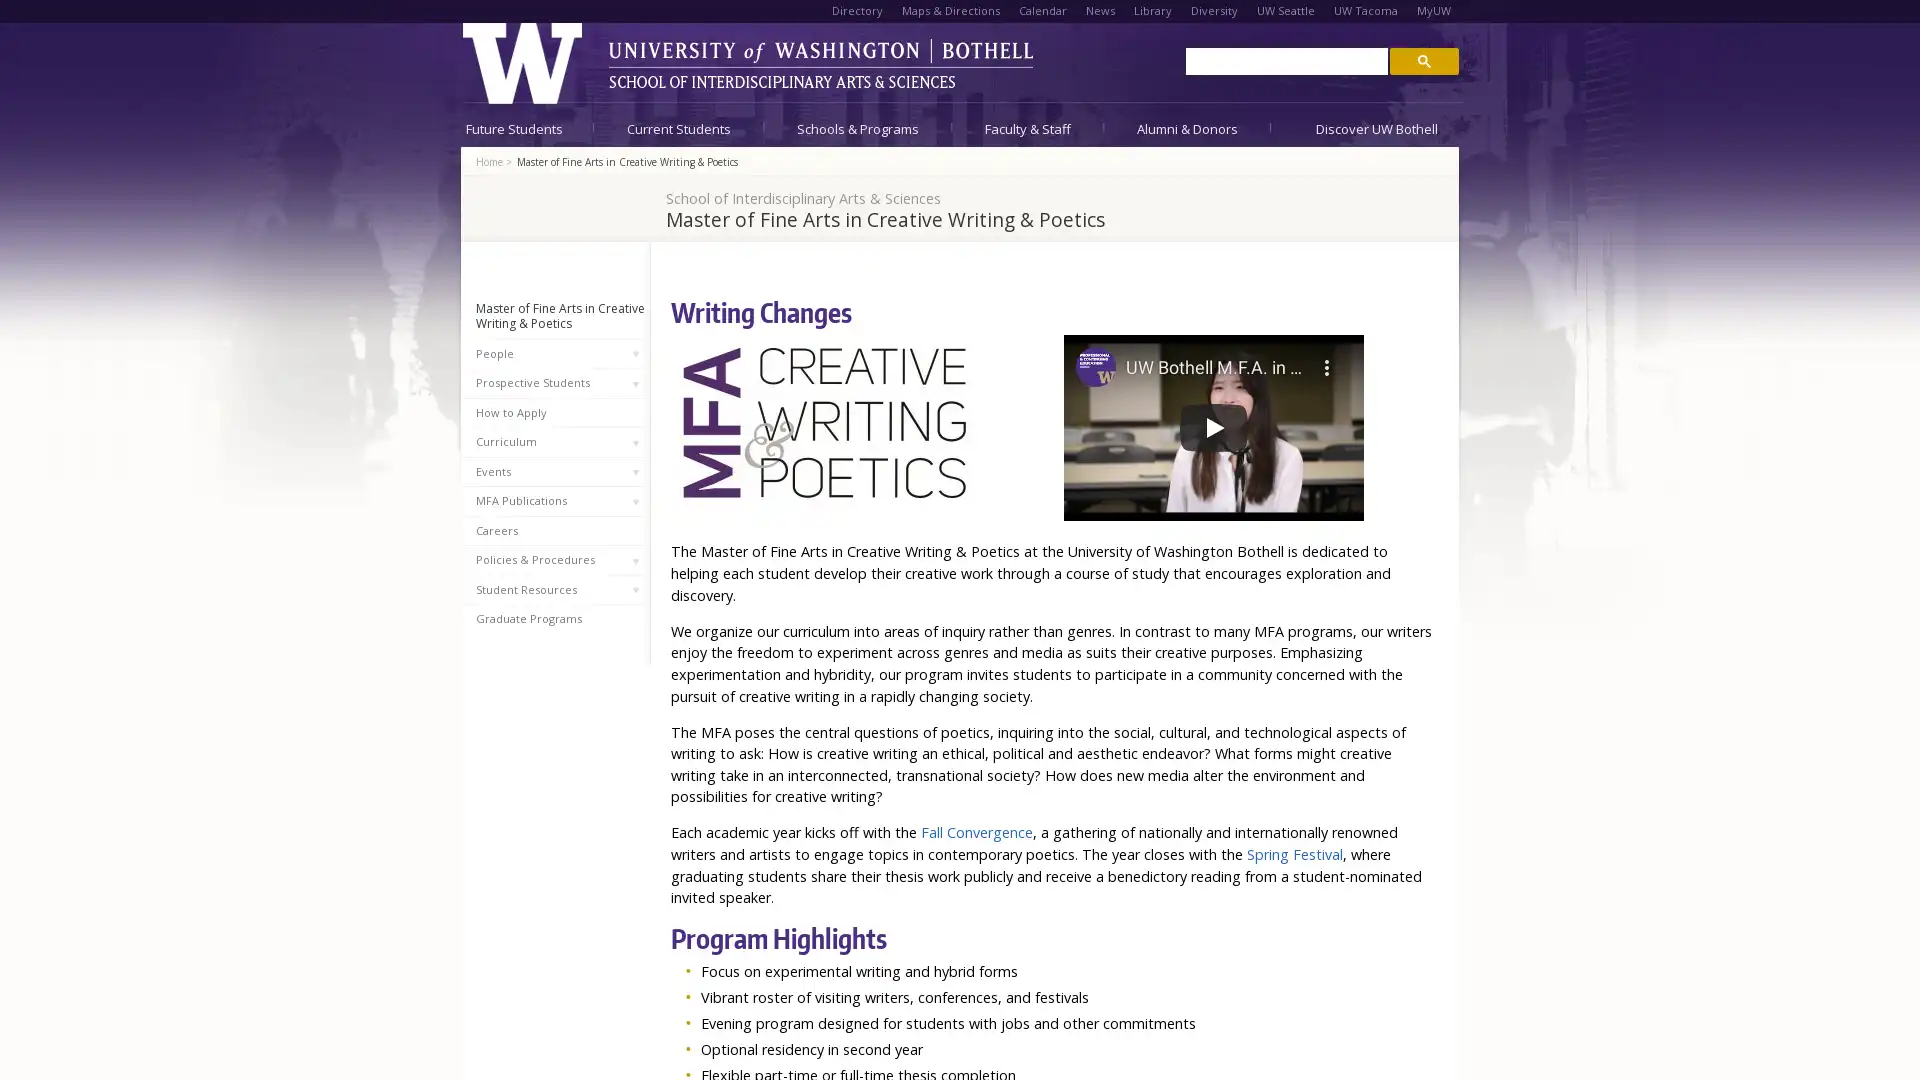 The width and height of the screenshot is (1920, 1080). I want to click on Events Submenu, so click(635, 471).